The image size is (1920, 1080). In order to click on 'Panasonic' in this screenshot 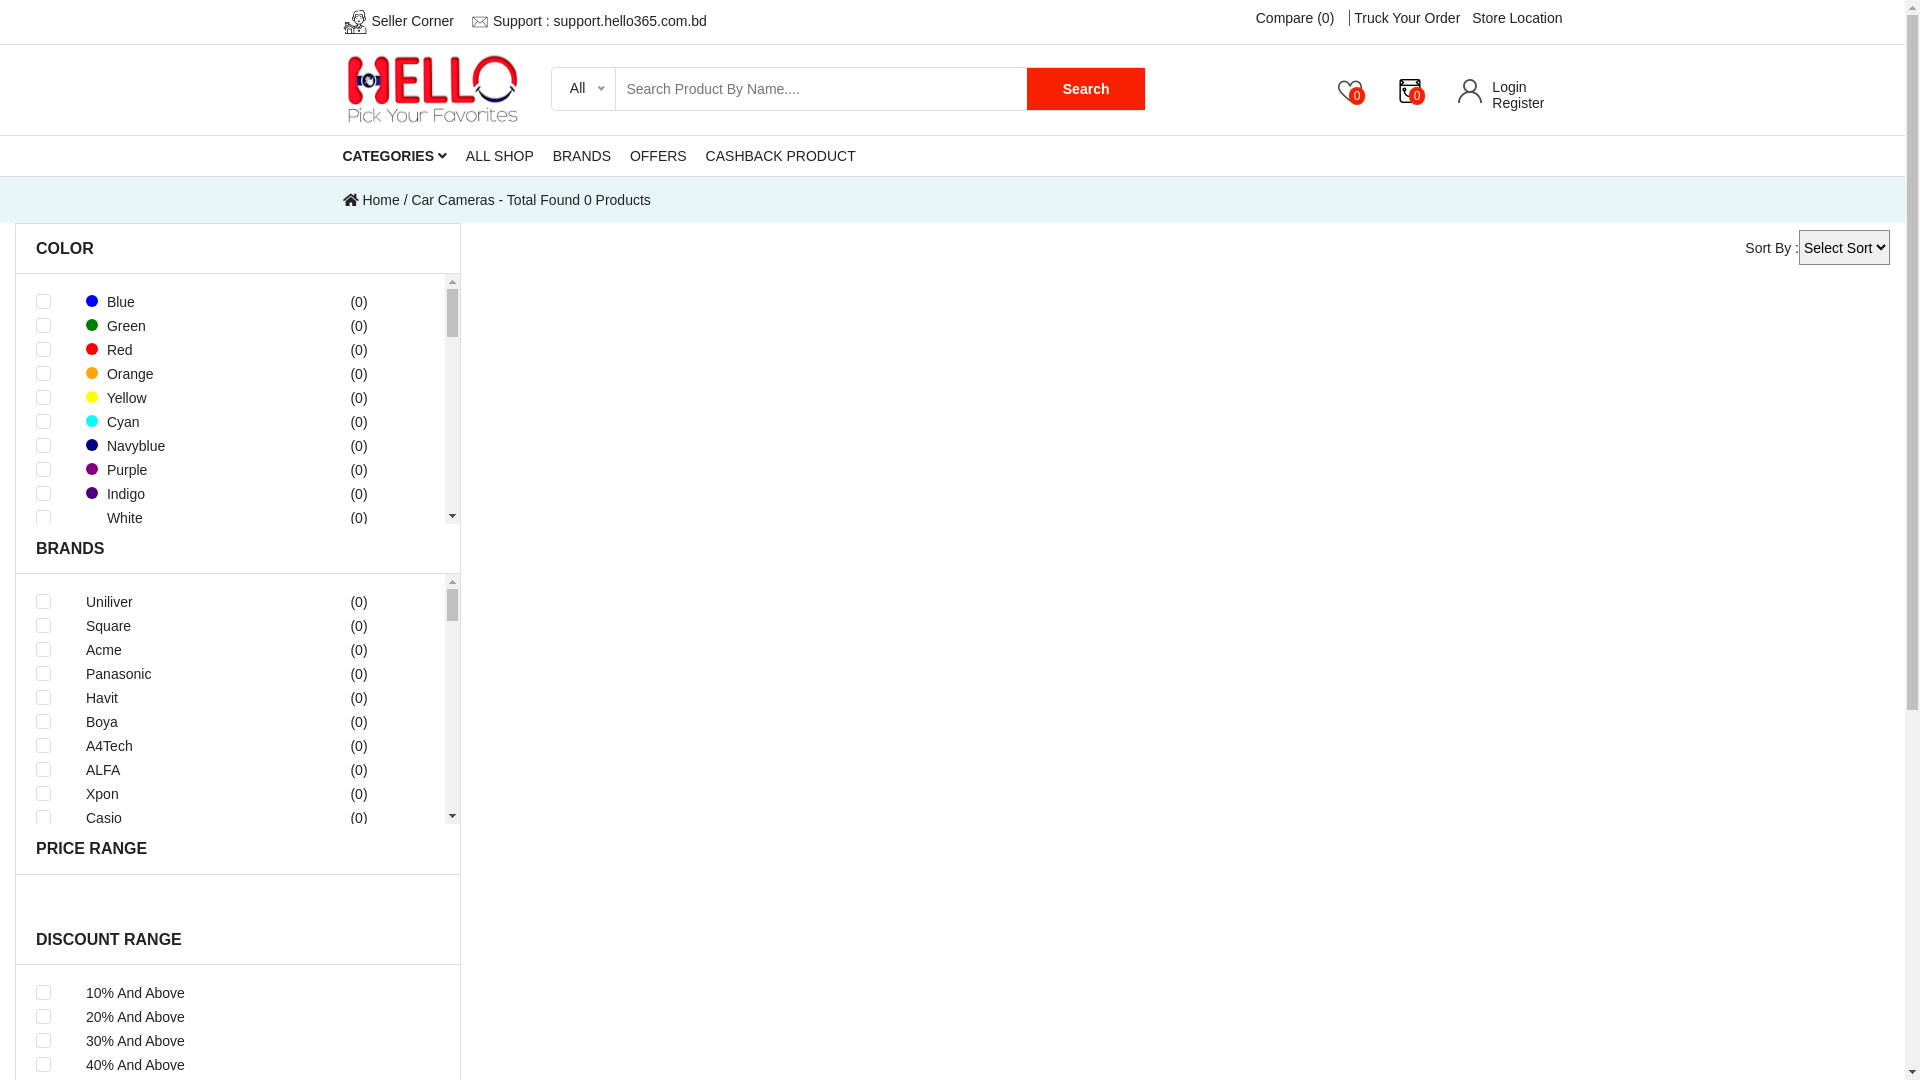, I will do `click(187, 674)`.